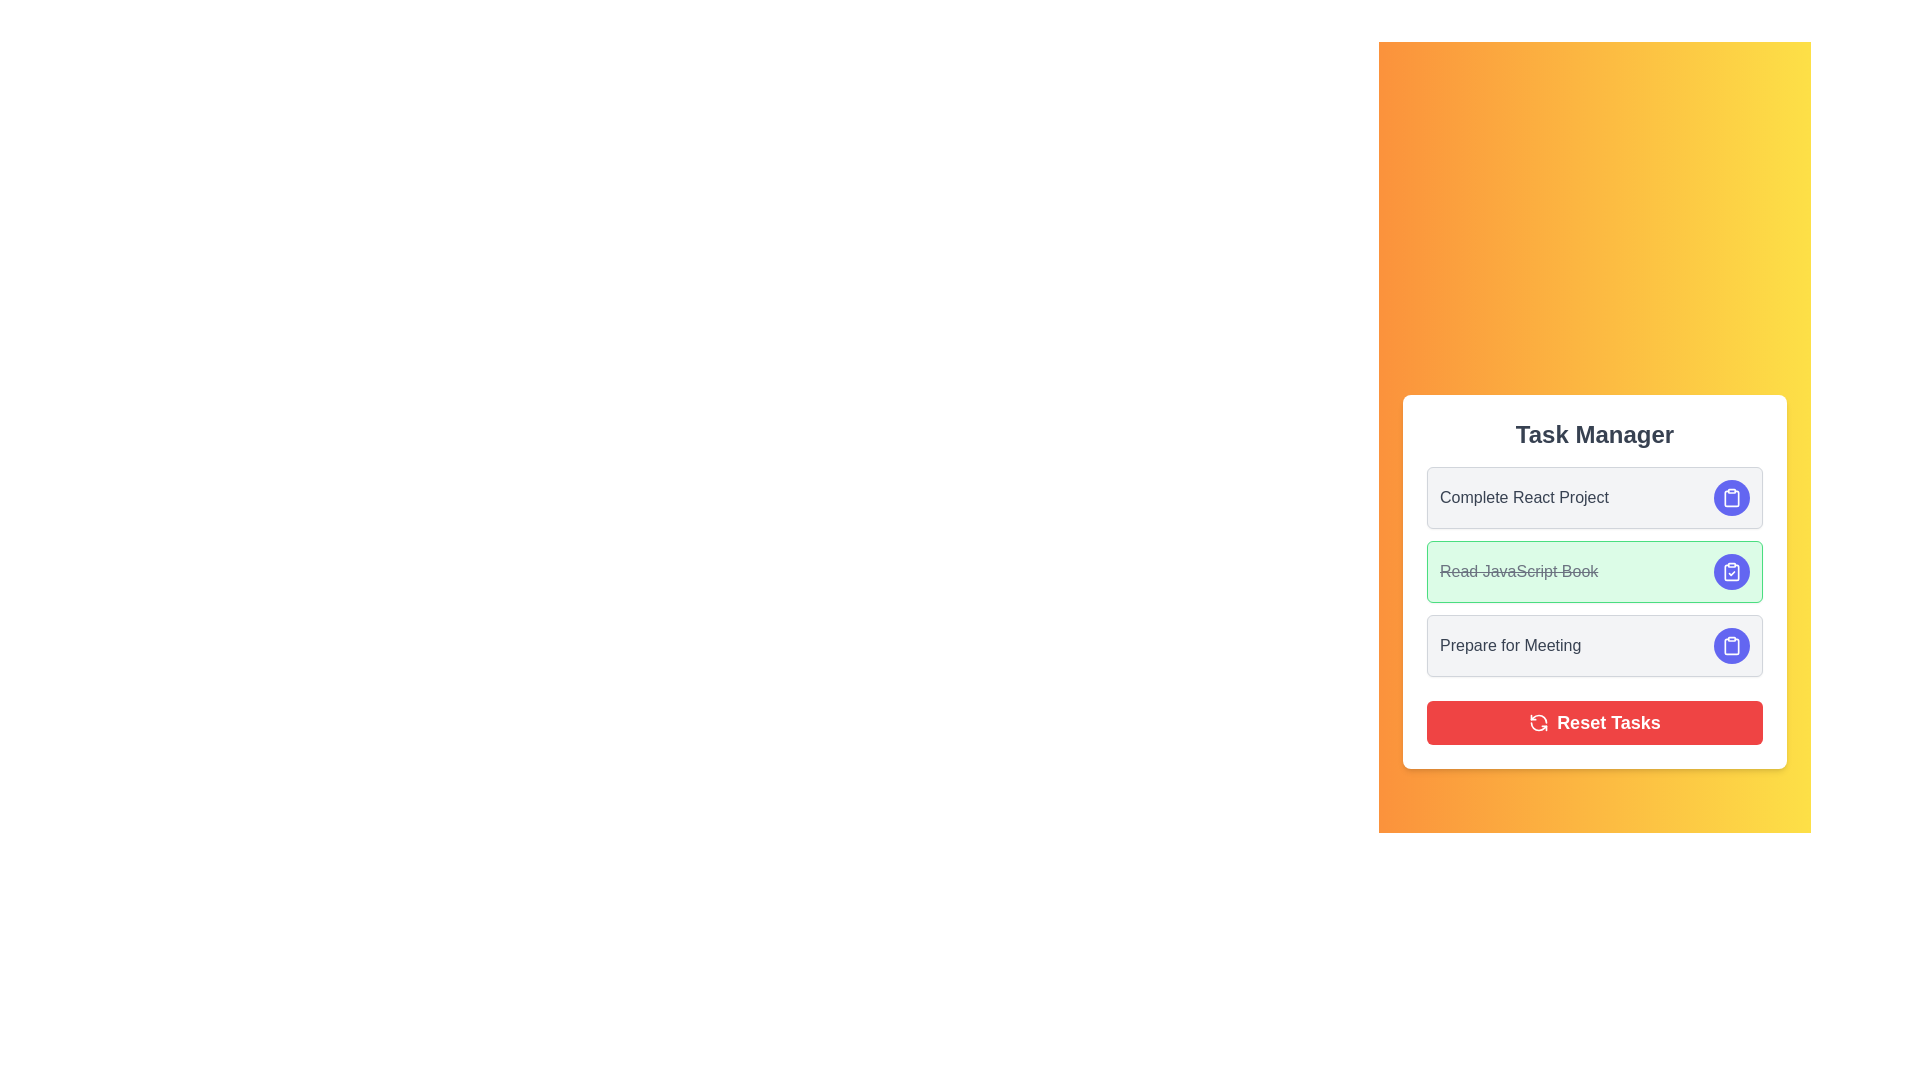 The height and width of the screenshot is (1080, 1920). Describe the element at coordinates (1593, 722) in the screenshot. I see `the red reset button located at the bottom of the 'Task Manager' card` at that location.